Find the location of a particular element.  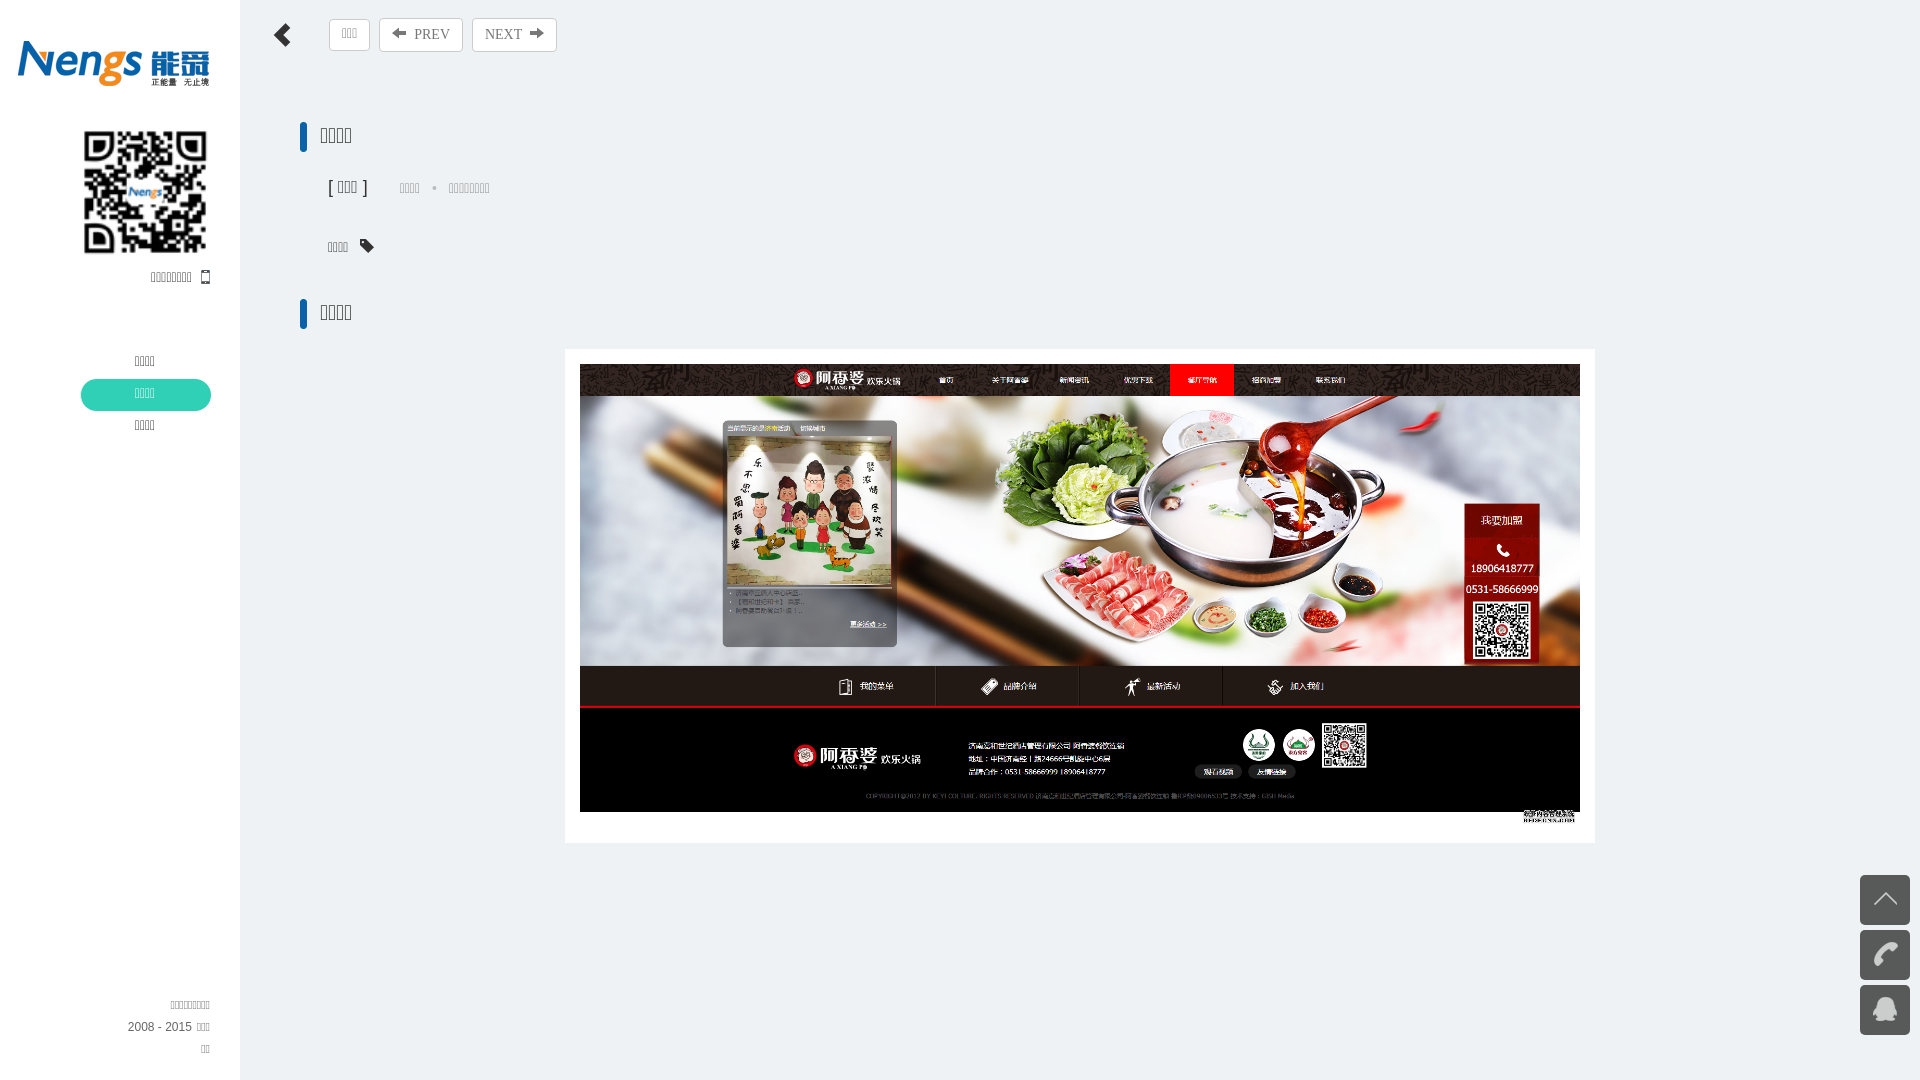

'NEXT' is located at coordinates (514, 34).